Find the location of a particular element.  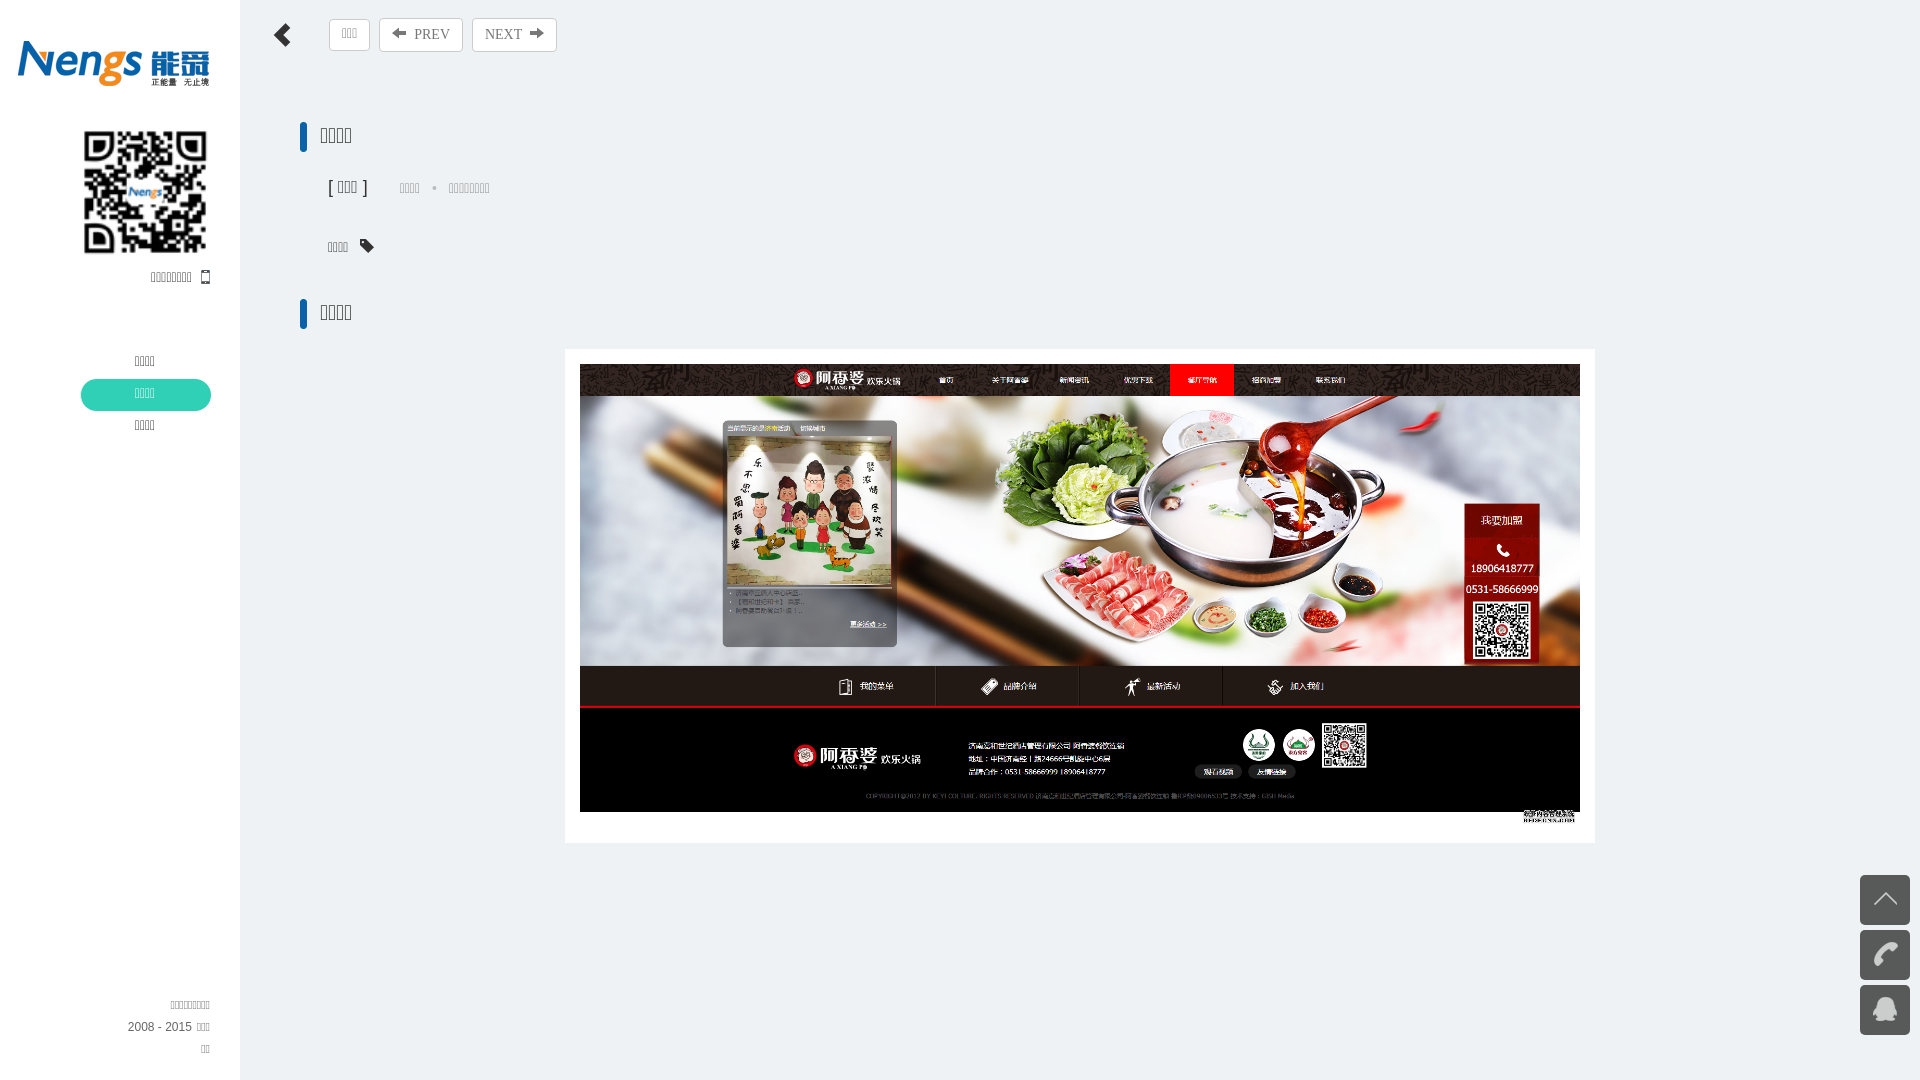

'NEXT' is located at coordinates (514, 34).